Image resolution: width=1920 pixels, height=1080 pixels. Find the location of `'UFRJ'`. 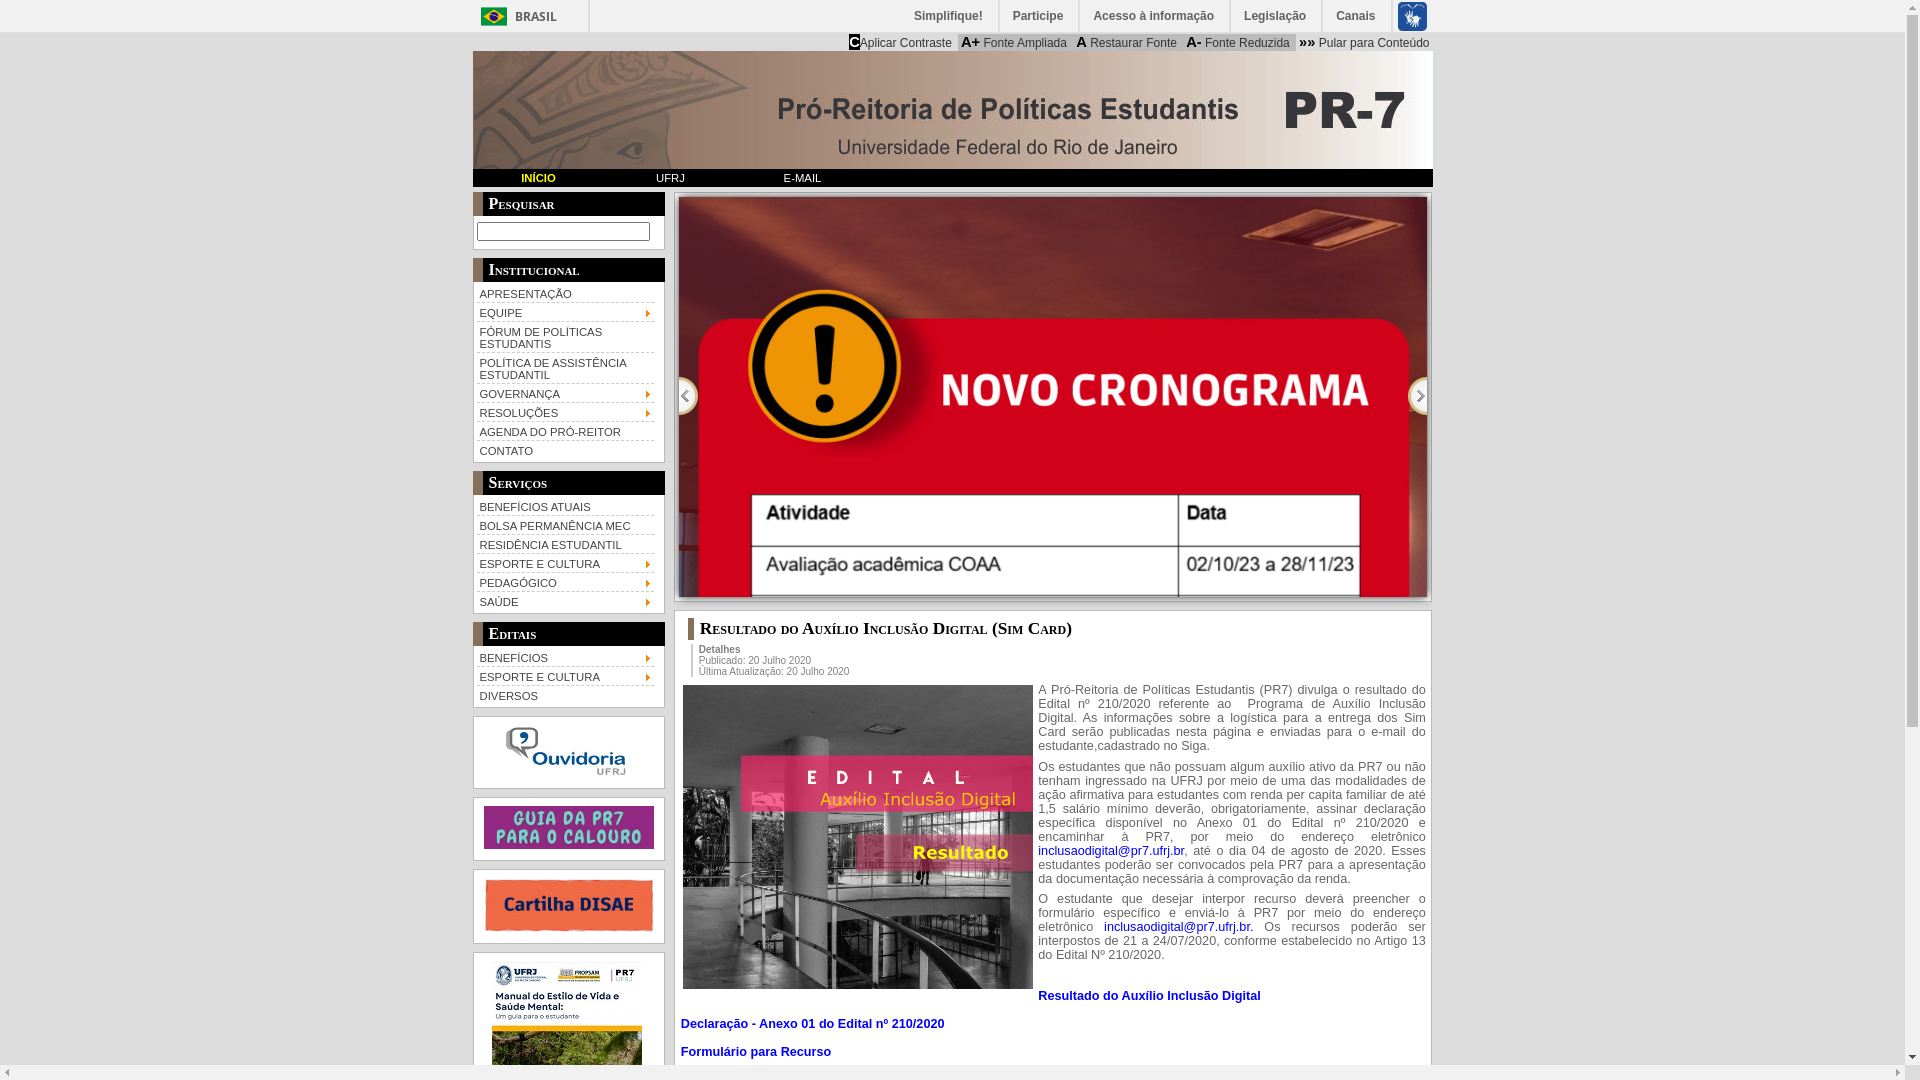

'UFRJ' is located at coordinates (603, 176).